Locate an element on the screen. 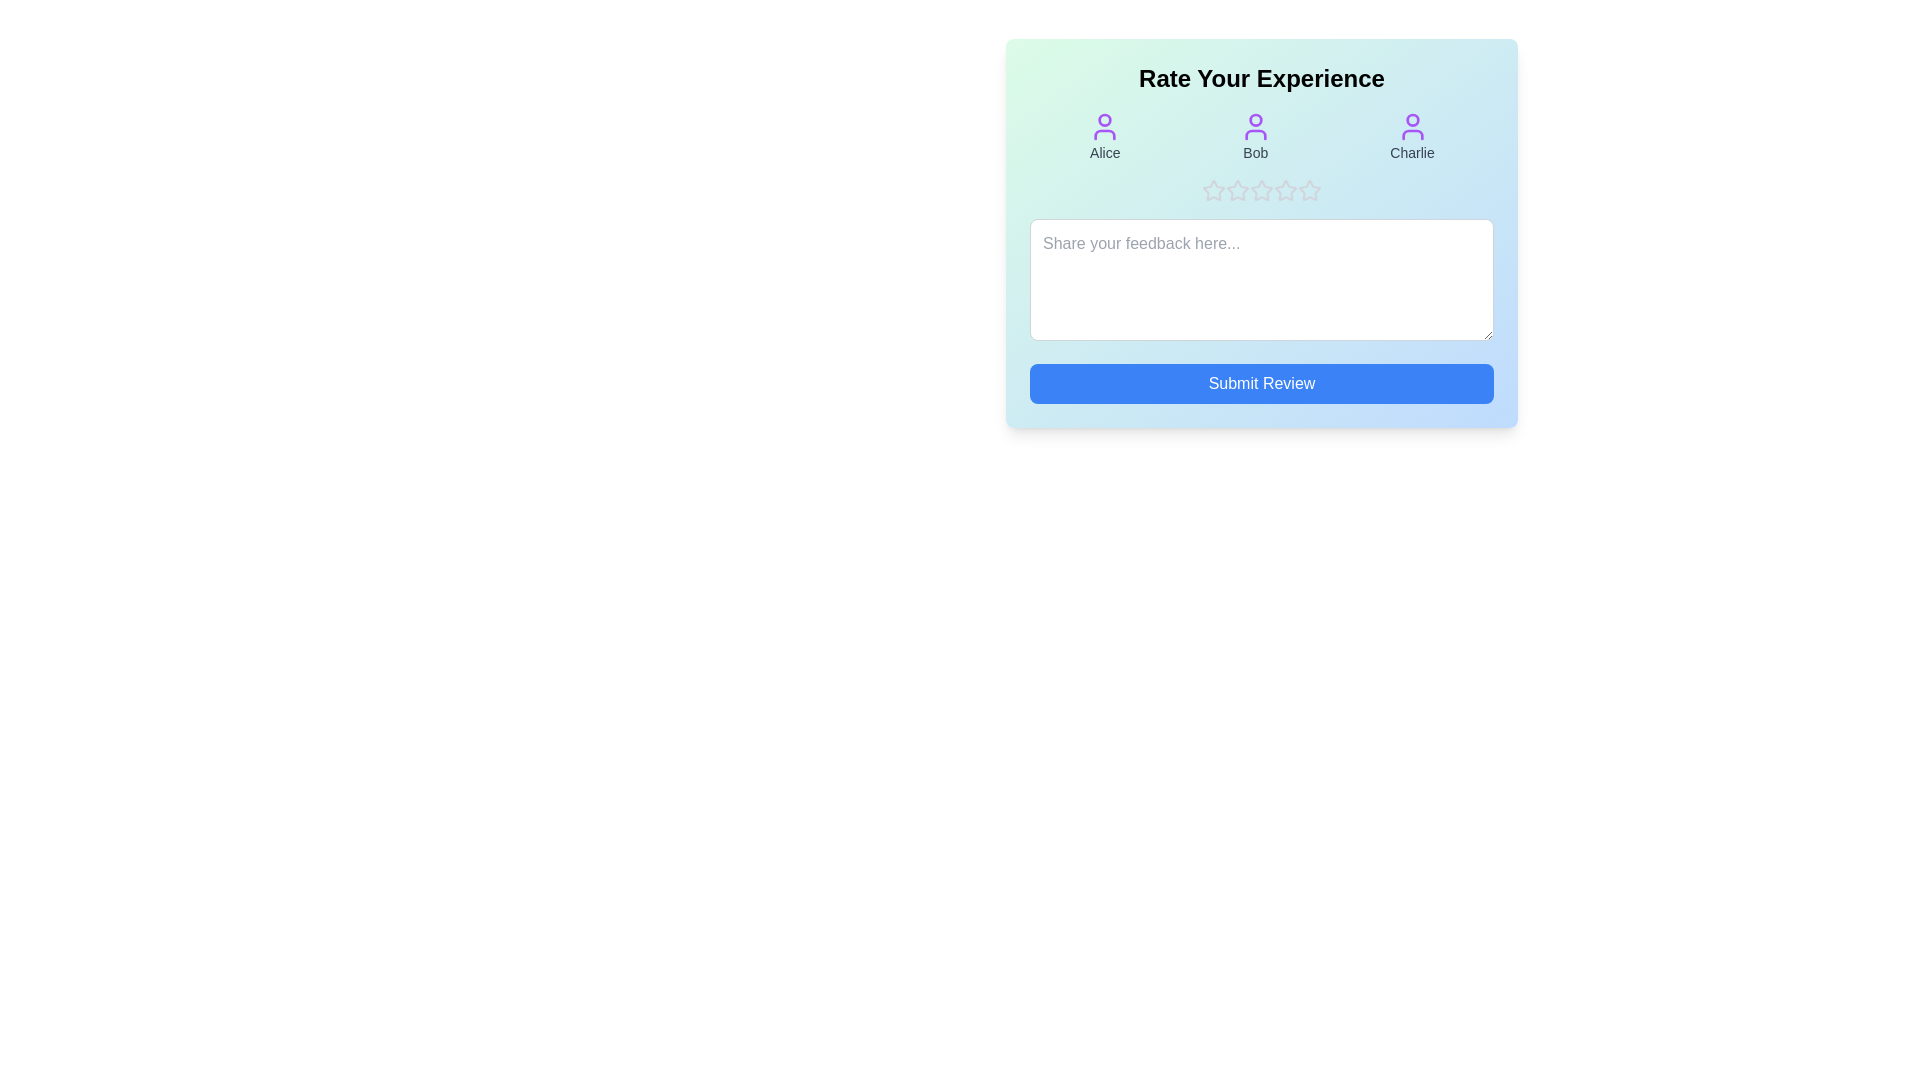 Image resolution: width=1920 pixels, height=1080 pixels. the product rating to 5 stars by clicking on the corresponding star is located at coordinates (1310, 191).